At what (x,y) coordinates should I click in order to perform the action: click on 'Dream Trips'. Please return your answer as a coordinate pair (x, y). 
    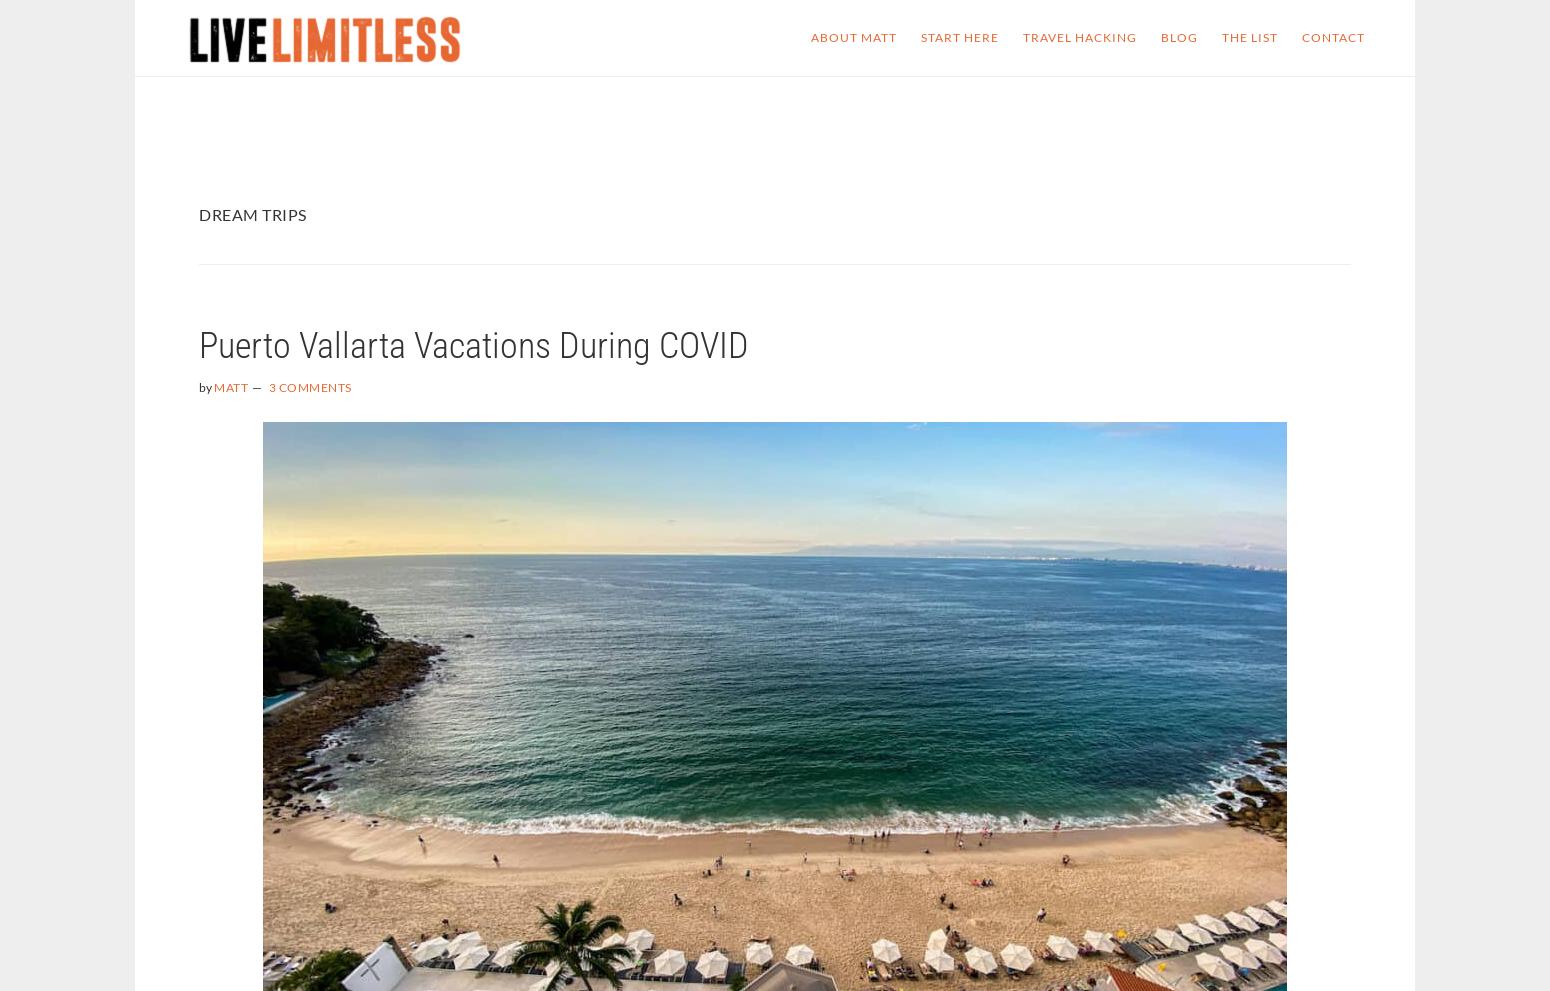
    Looking at the image, I should click on (252, 213).